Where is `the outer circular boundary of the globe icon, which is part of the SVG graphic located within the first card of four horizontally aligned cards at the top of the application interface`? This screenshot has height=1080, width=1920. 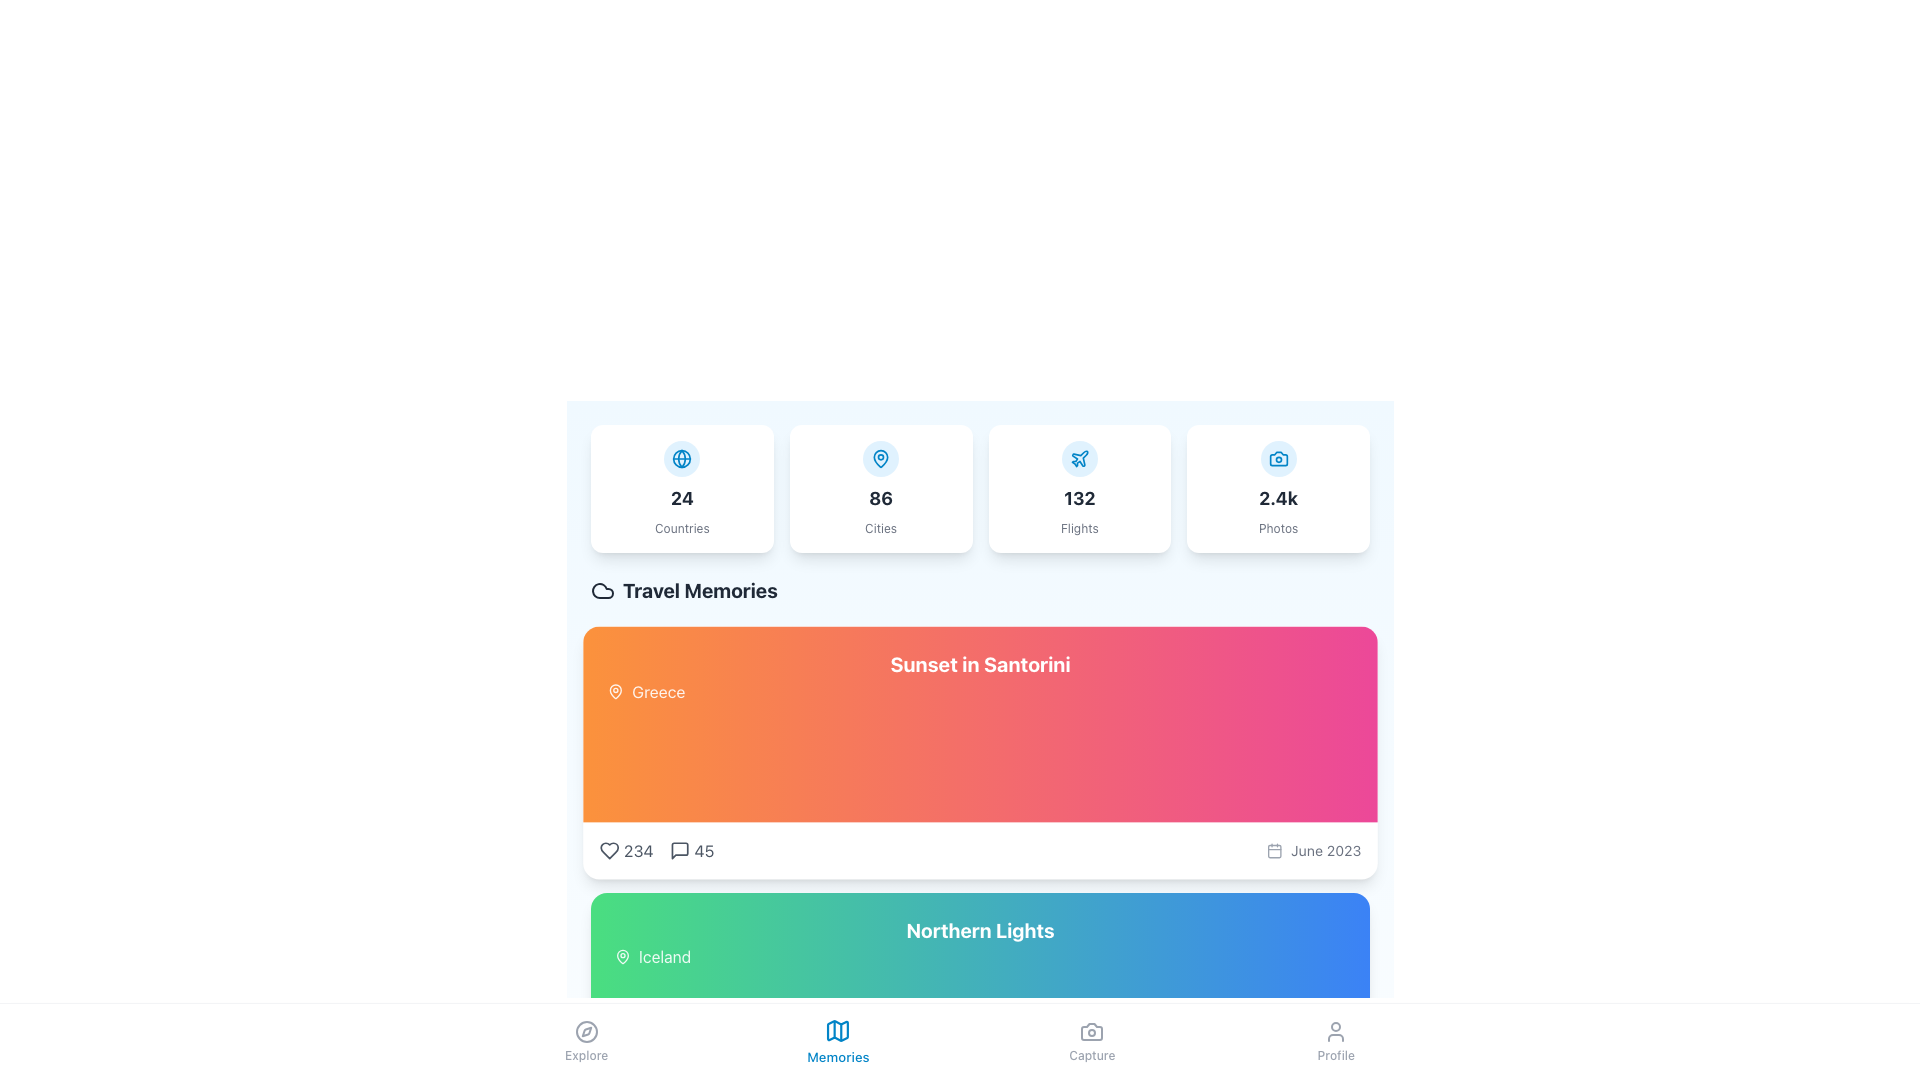 the outer circular boundary of the globe icon, which is part of the SVG graphic located within the first card of four horizontally aligned cards at the top of the application interface is located at coordinates (682, 459).